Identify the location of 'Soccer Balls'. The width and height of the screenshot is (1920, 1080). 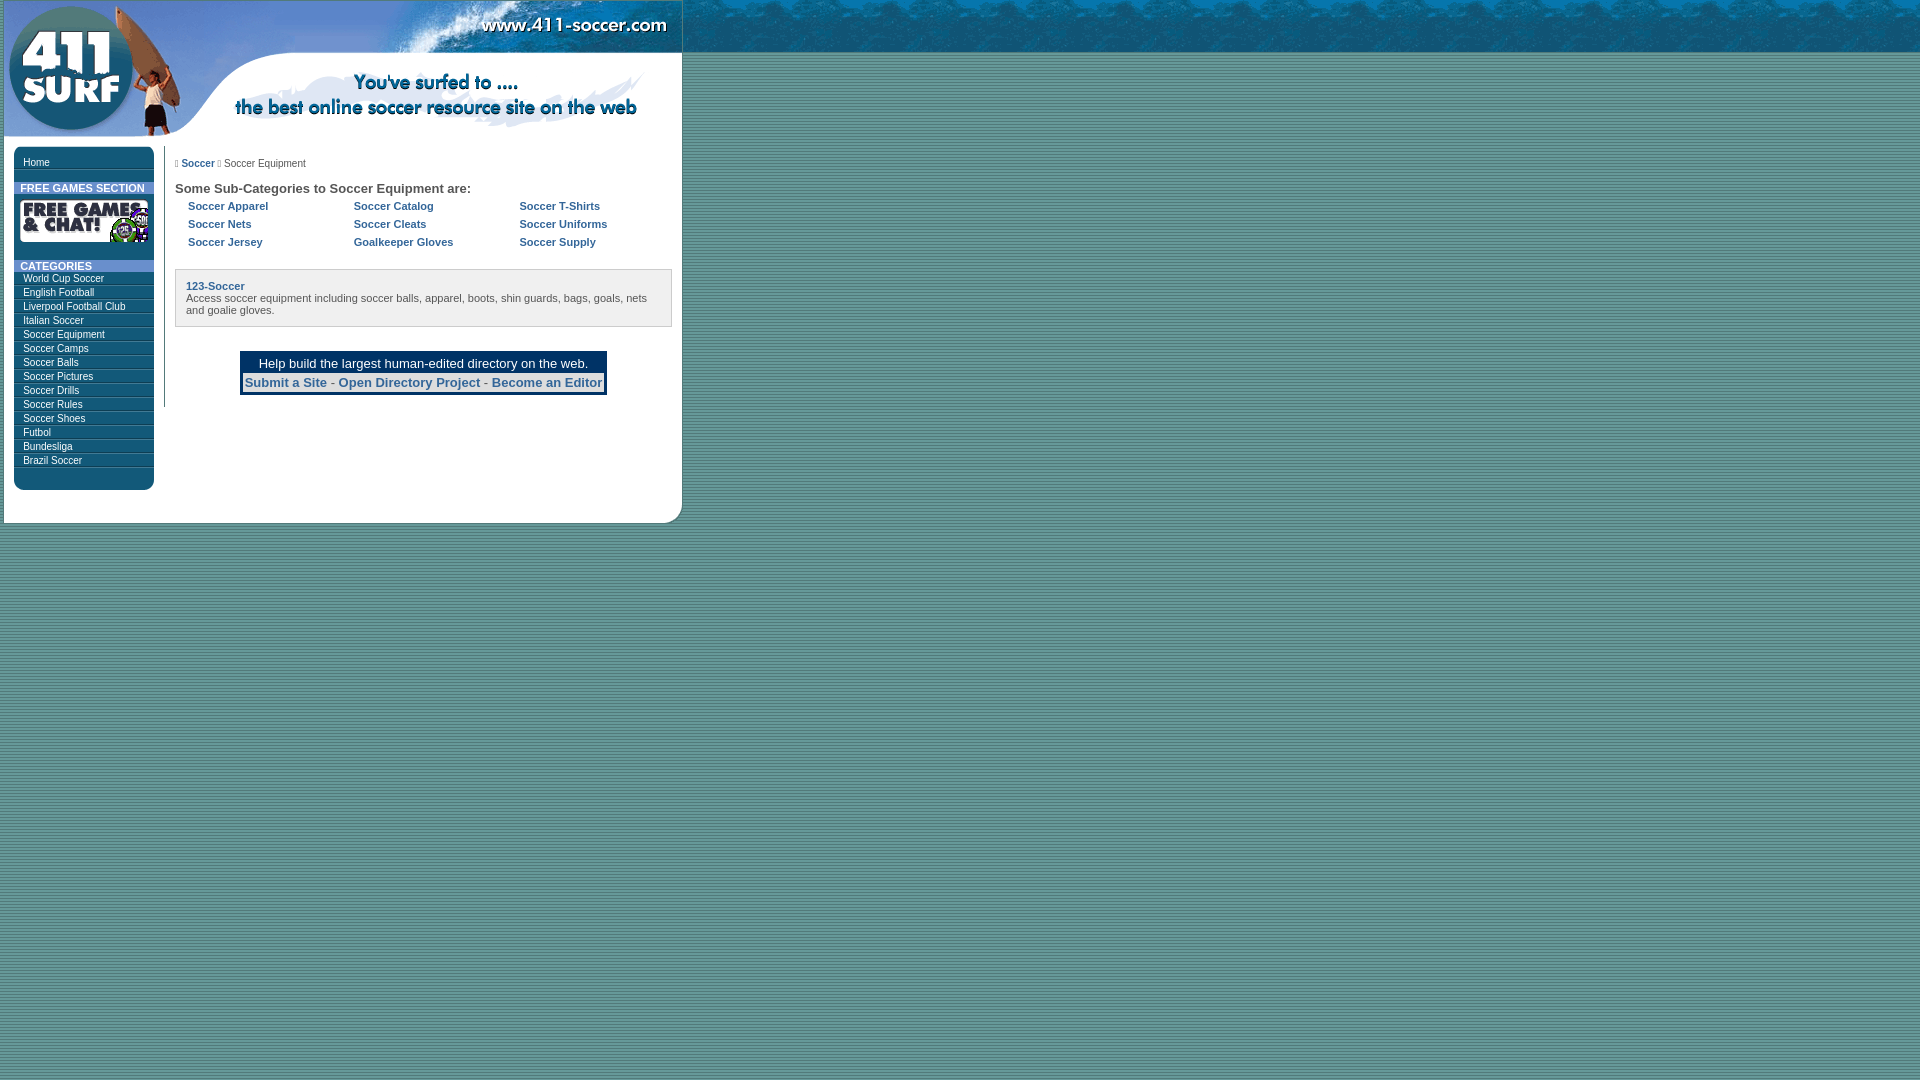
(51, 362).